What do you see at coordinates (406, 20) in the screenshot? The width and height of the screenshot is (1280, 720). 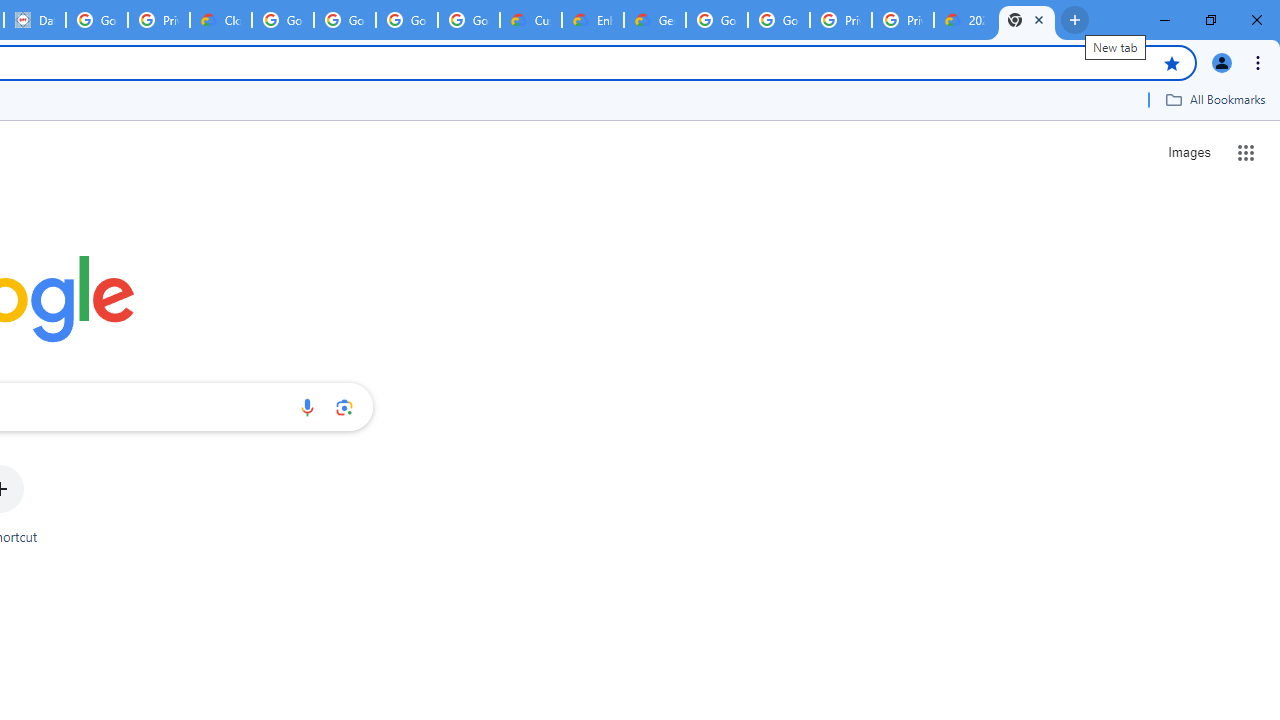 I see `'Google Workspace - Specific Terms'` at bounding box center [406, 20].